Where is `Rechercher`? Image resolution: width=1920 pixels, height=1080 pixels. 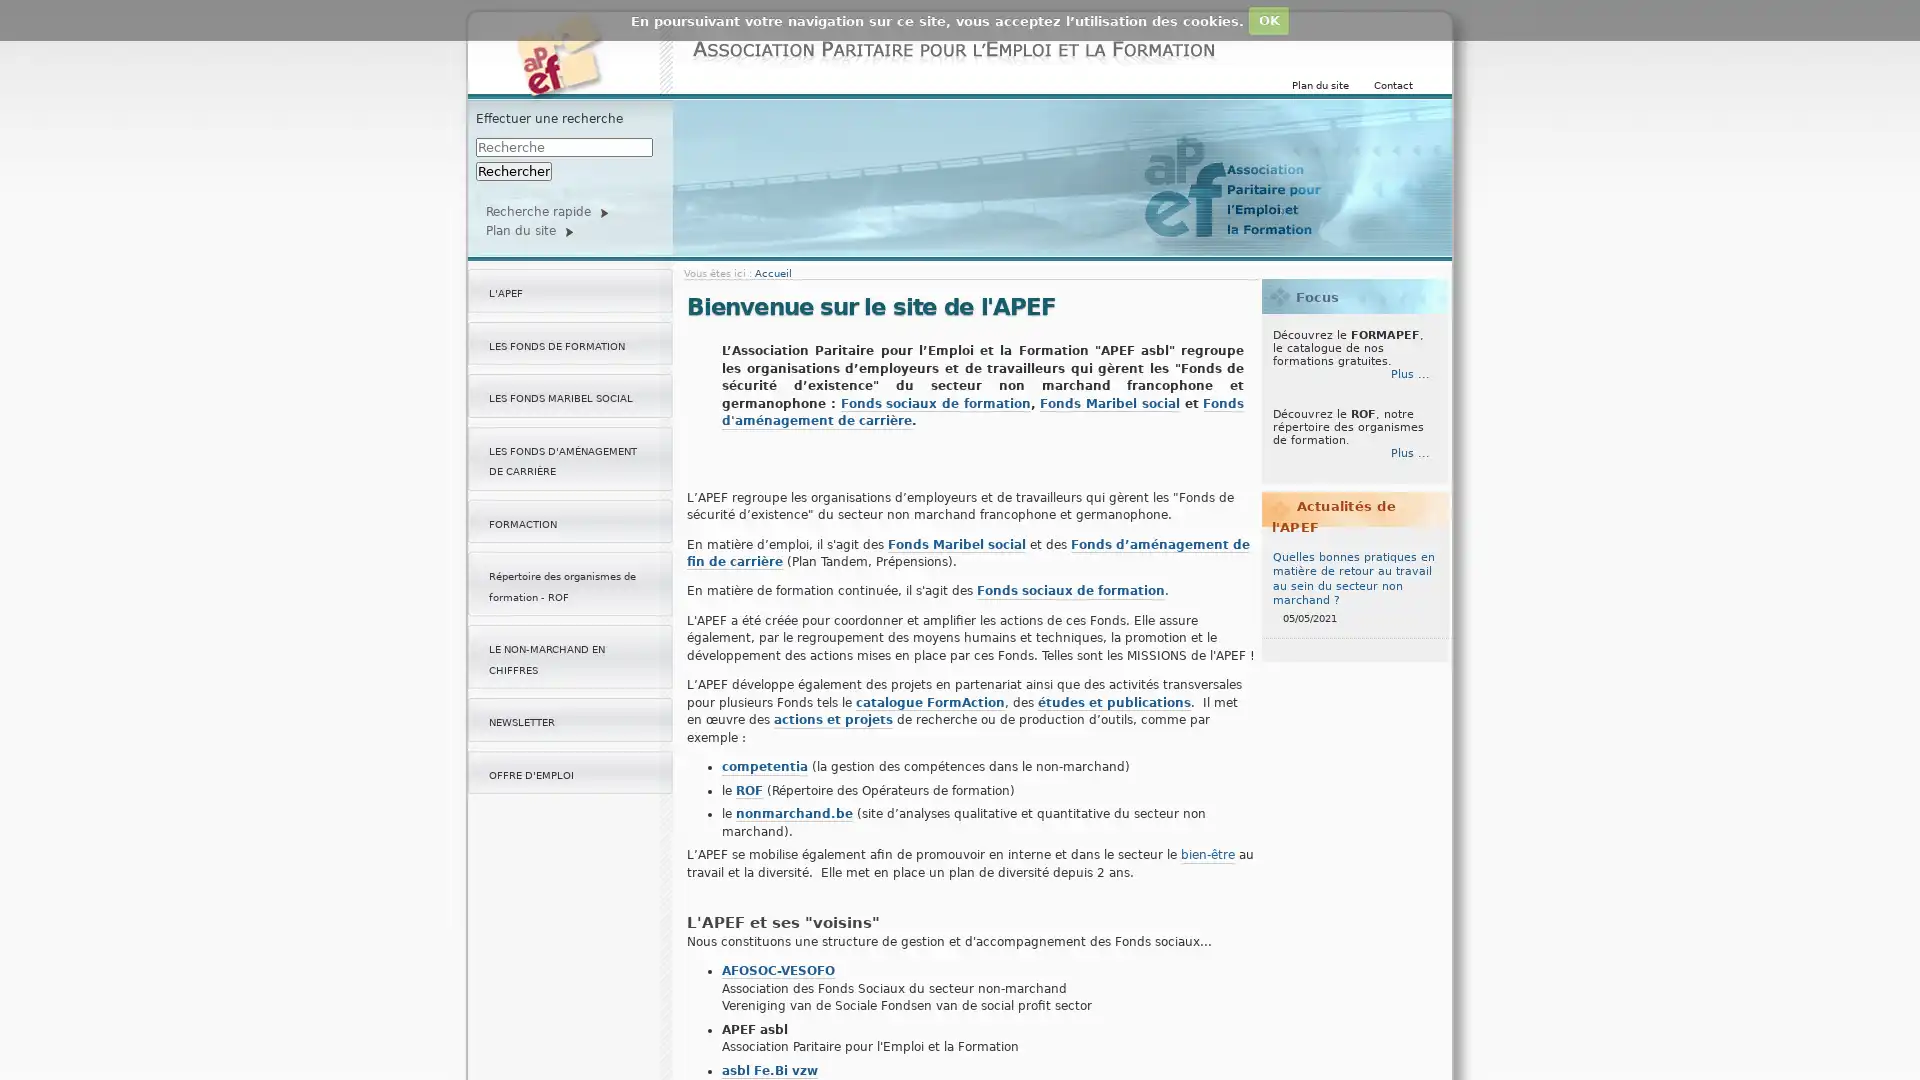 Rechercher is located at coordinates (513, 170).